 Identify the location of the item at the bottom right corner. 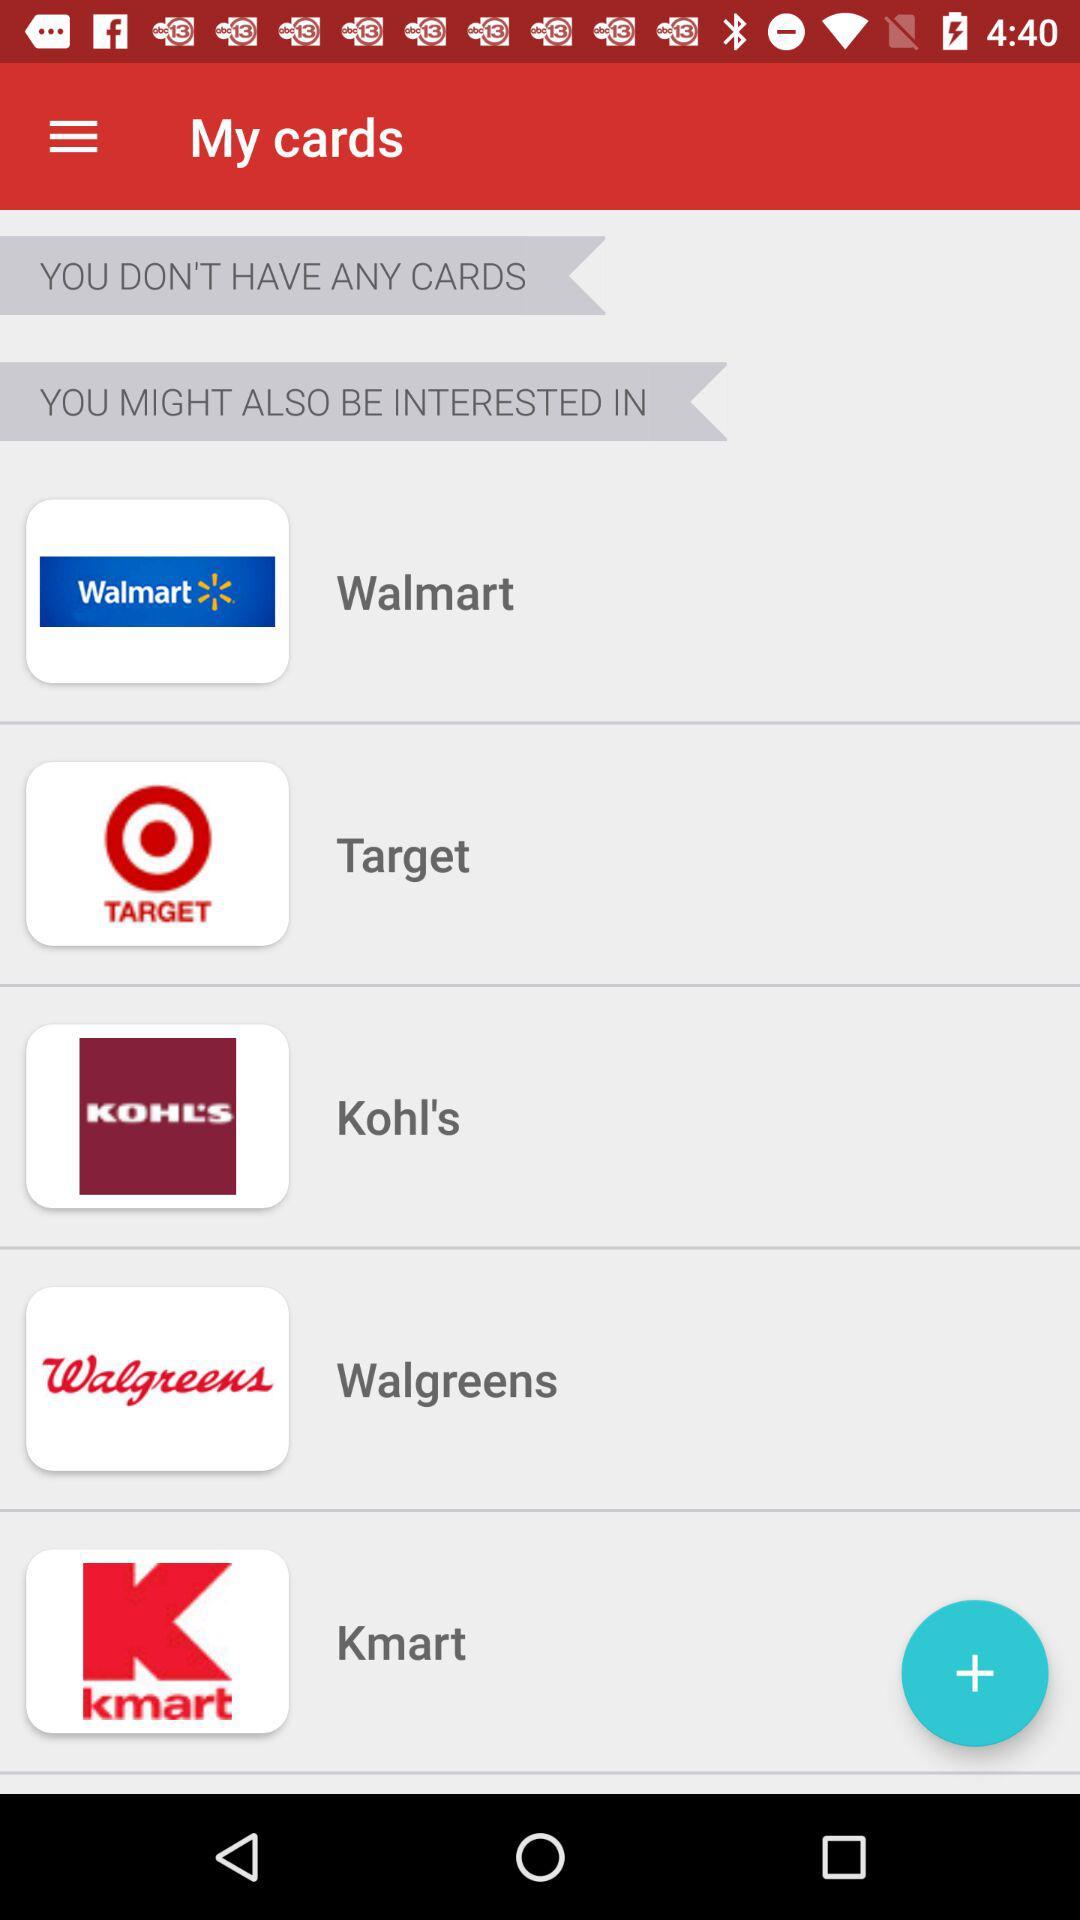
(974, 1673).